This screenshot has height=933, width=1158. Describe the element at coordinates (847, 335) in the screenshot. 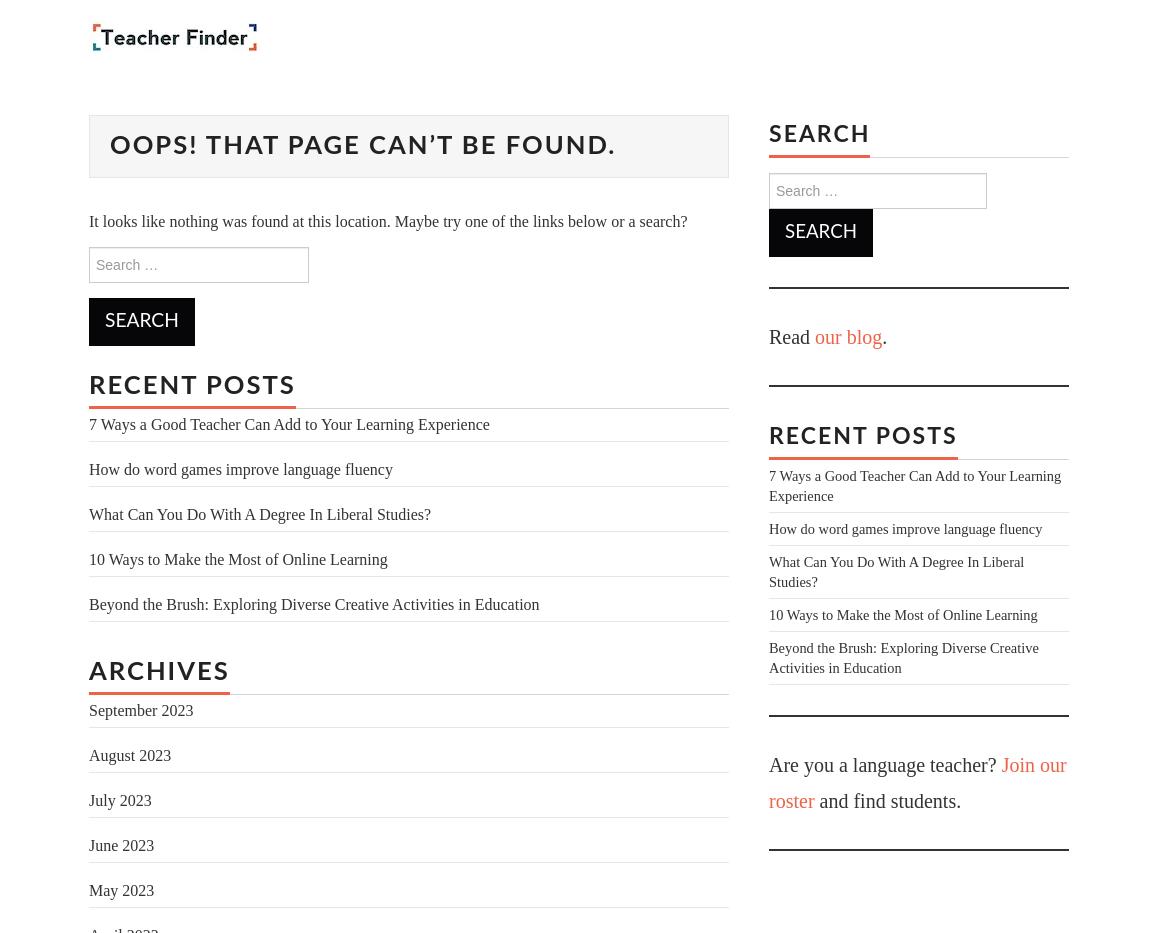

I see `'our blog'` at that location.